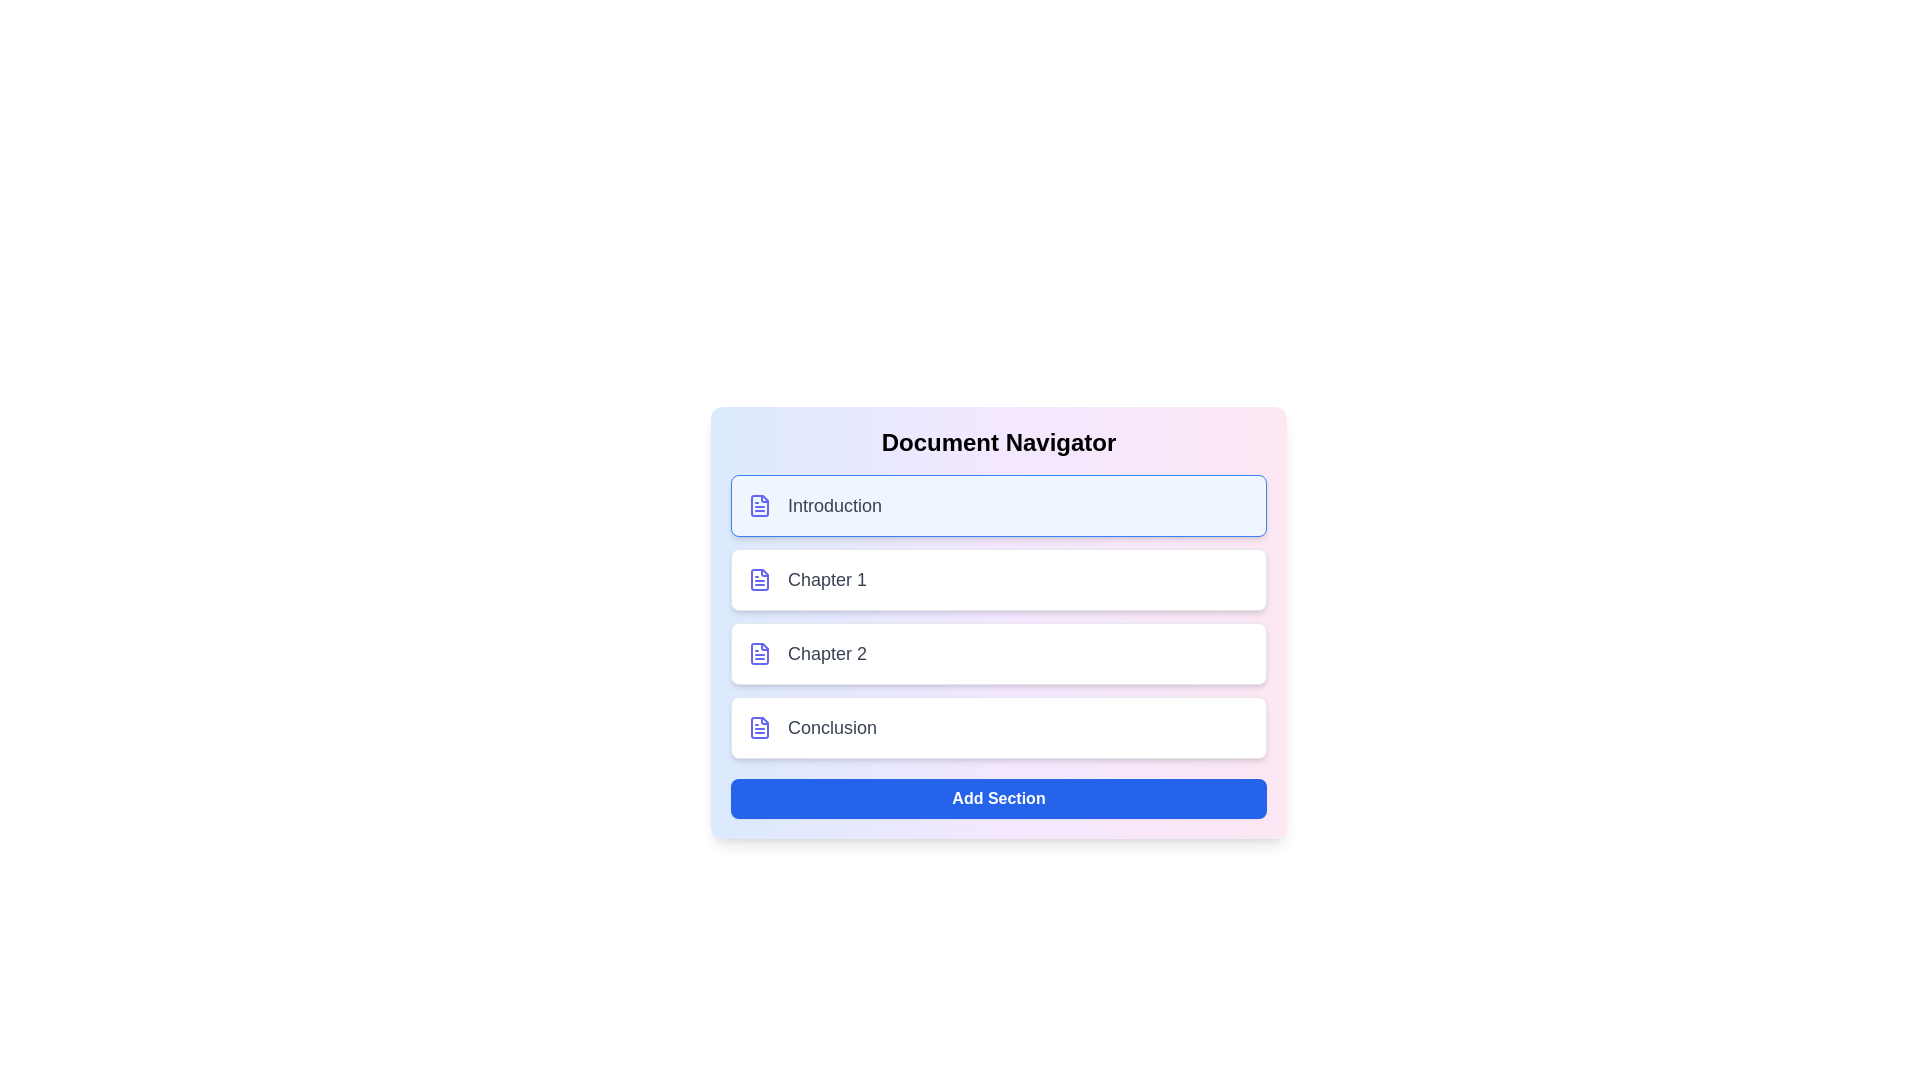  Describe the element at coordinates (998, 504) in the screenshot. I see `the section Introduction to observe its hover effect` at that location.